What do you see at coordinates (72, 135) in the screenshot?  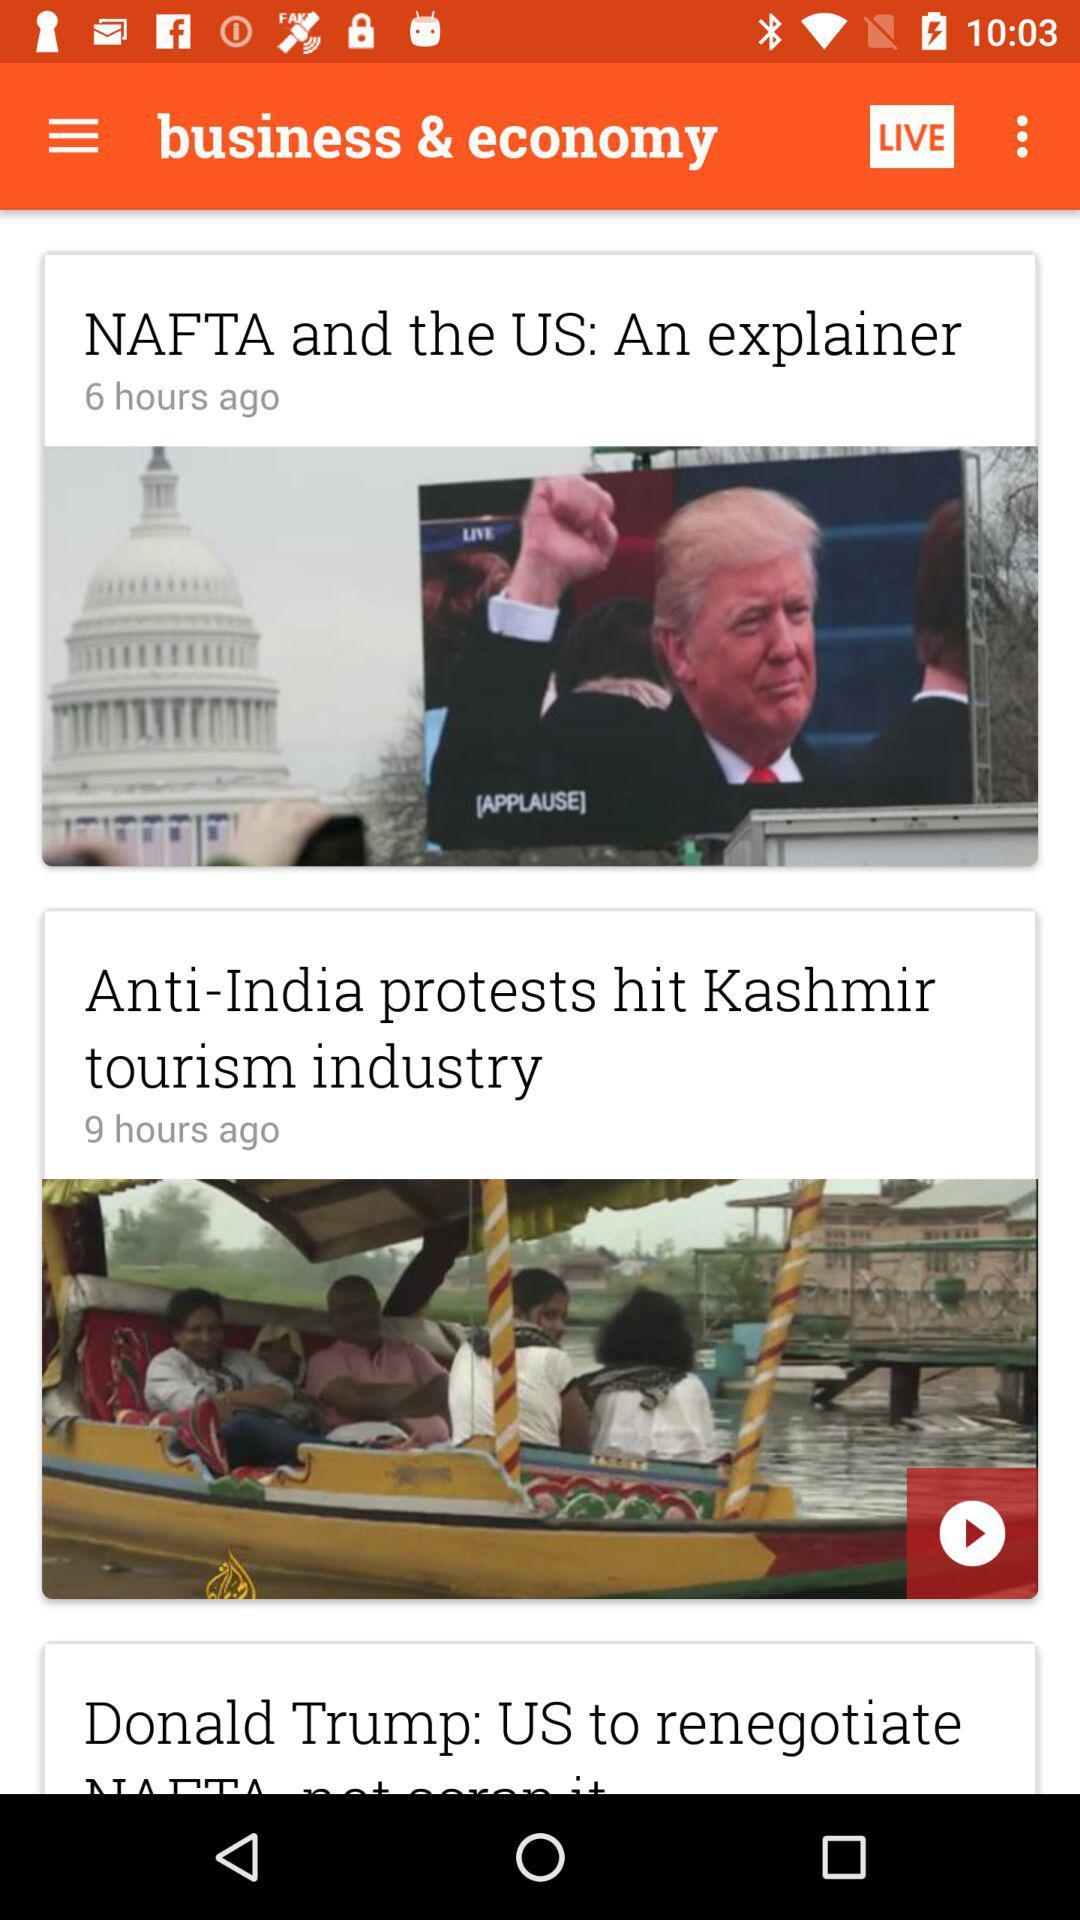 I see `show menu` at bounding box center [72, 135].